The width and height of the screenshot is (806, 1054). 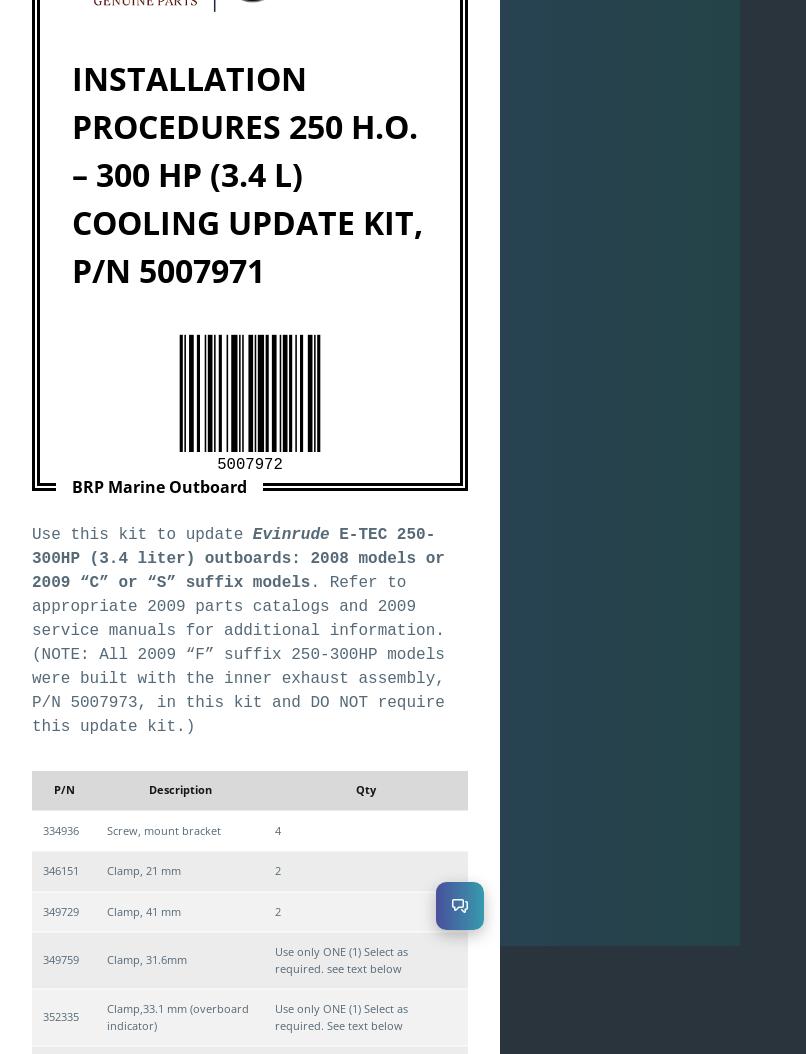 I want to click on 'INSTALLATION PROCEDURES 250 H.O. – 300 HP (3.4 L) COOLING UPDATE KIT, P/N 5007971', so click(x=246, y=173).